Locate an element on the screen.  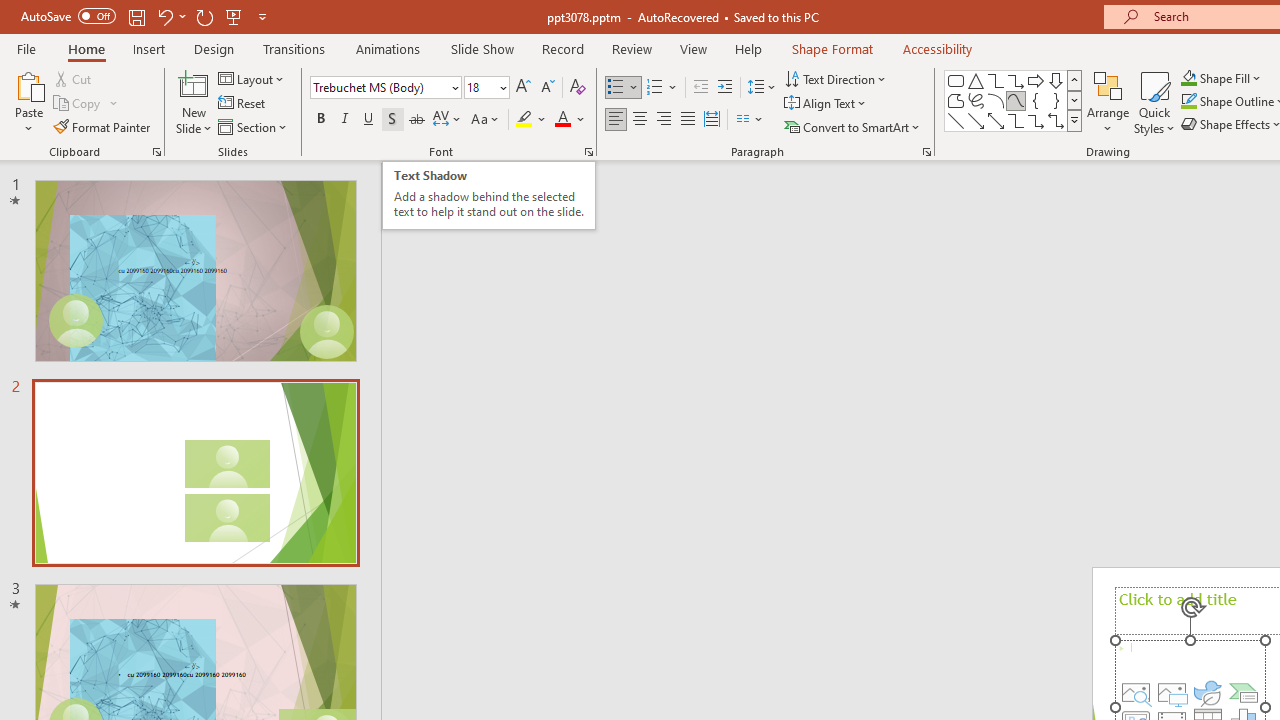
'Connector: Elbow Double-Arrow' is located at coordinates (1055, 120).